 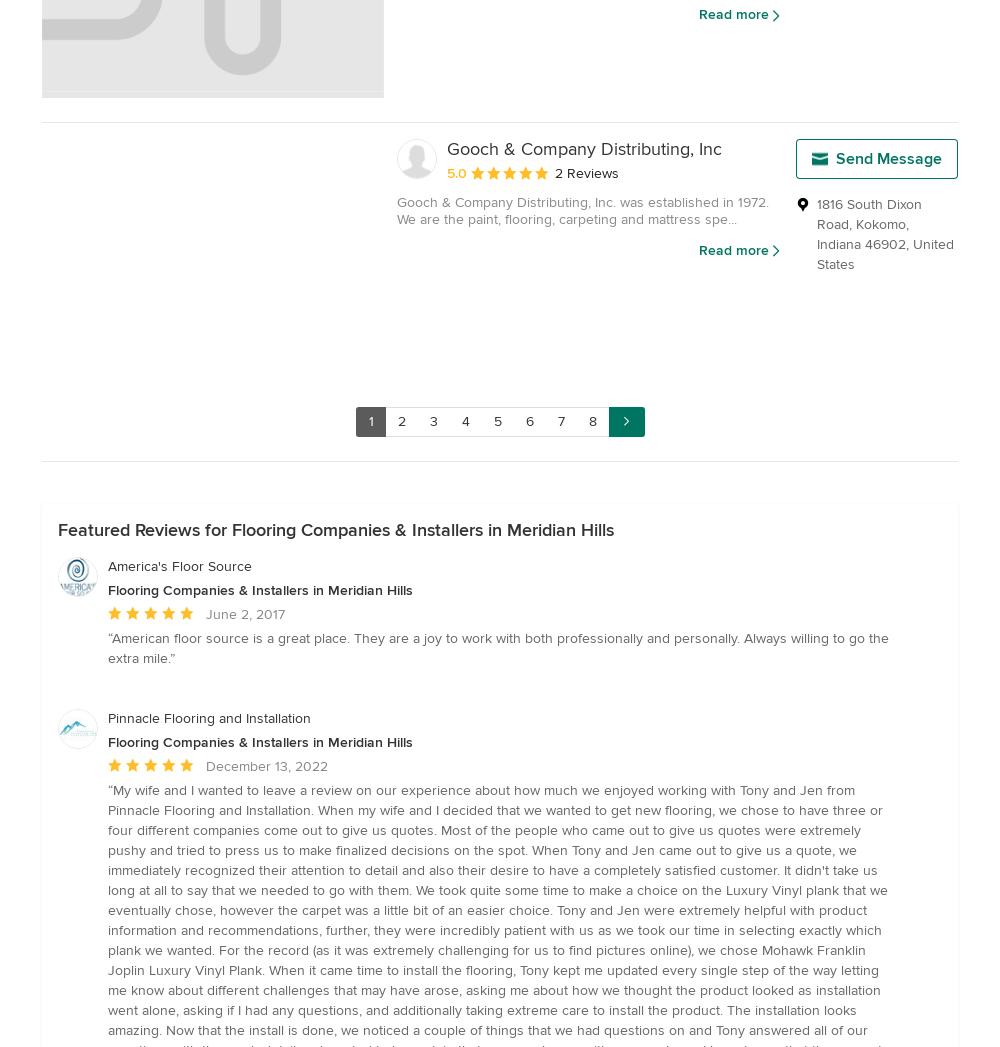 What do you see at coordinates (838, 243) in the screenshot?
I see `'Indiana'` at bounding box center [838, 243].